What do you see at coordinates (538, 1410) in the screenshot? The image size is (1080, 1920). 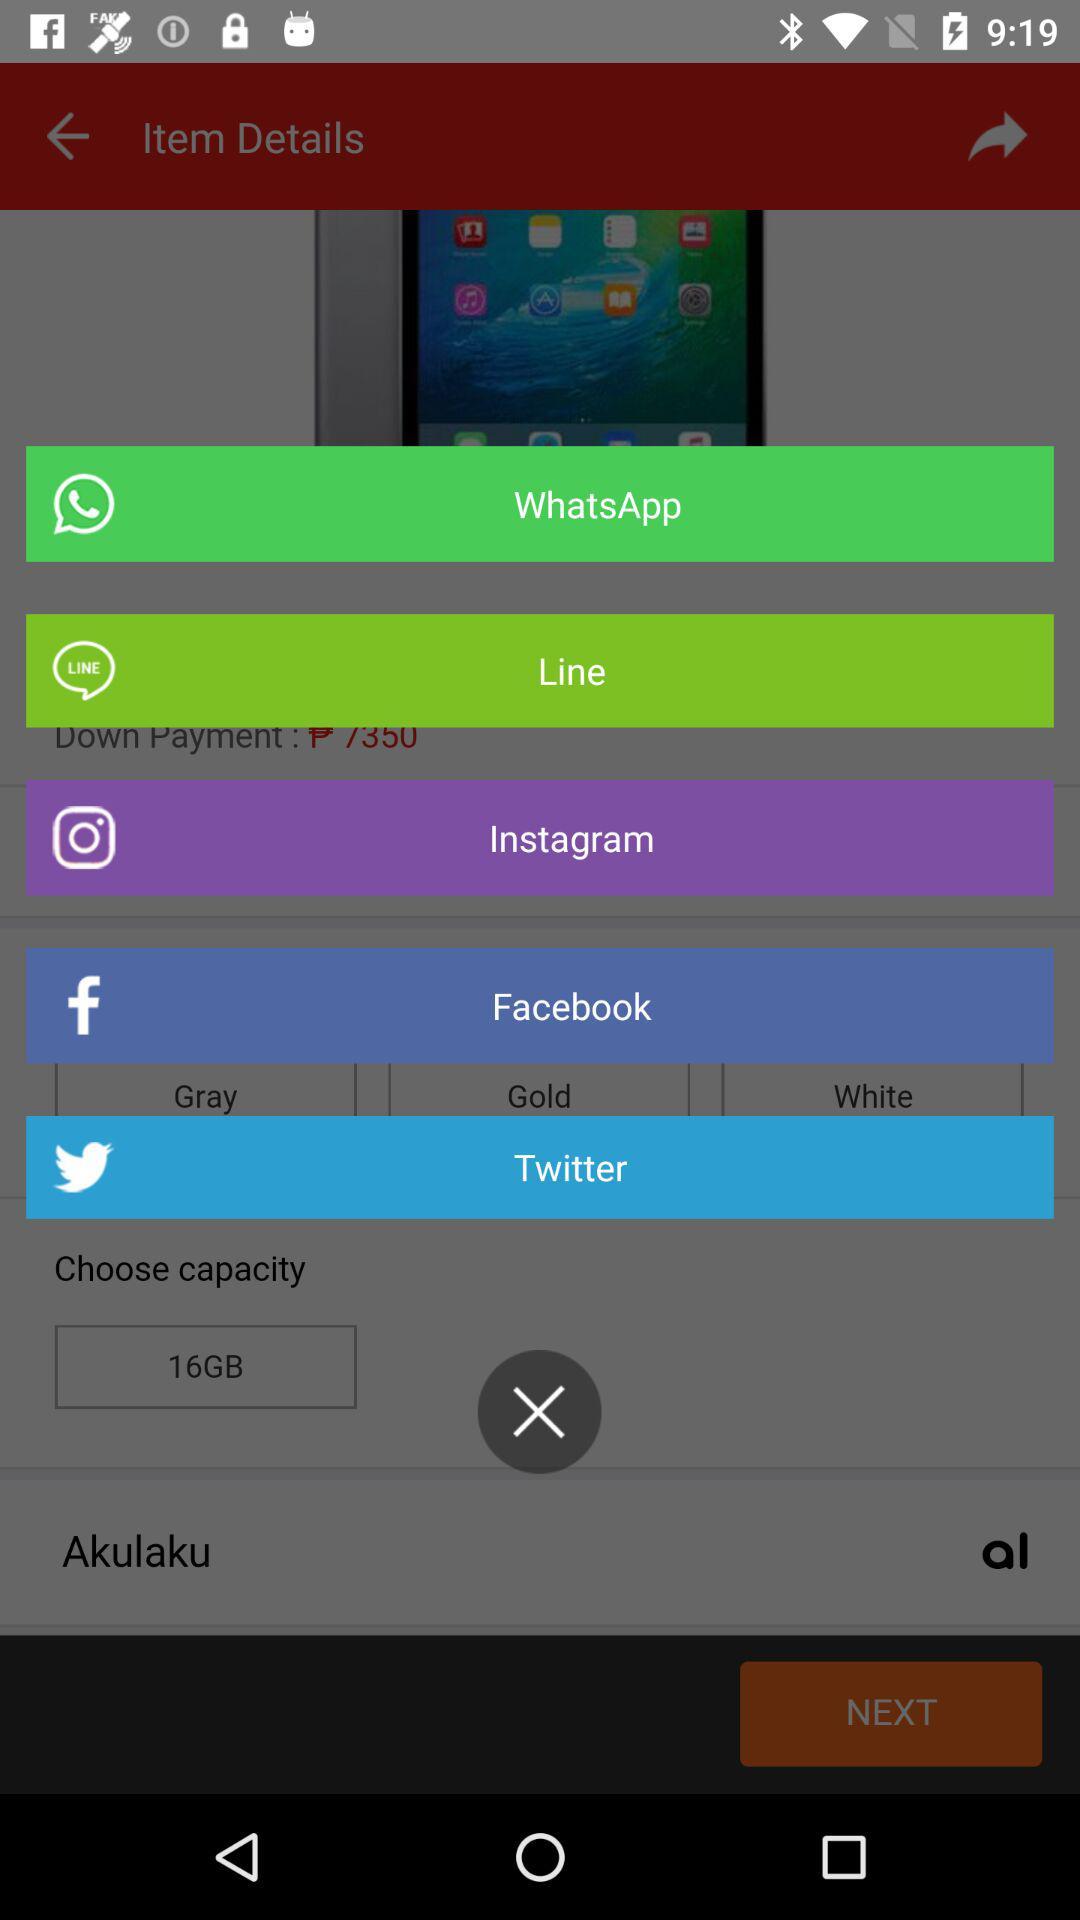 I see `button` at bounding box center [538, 1410].